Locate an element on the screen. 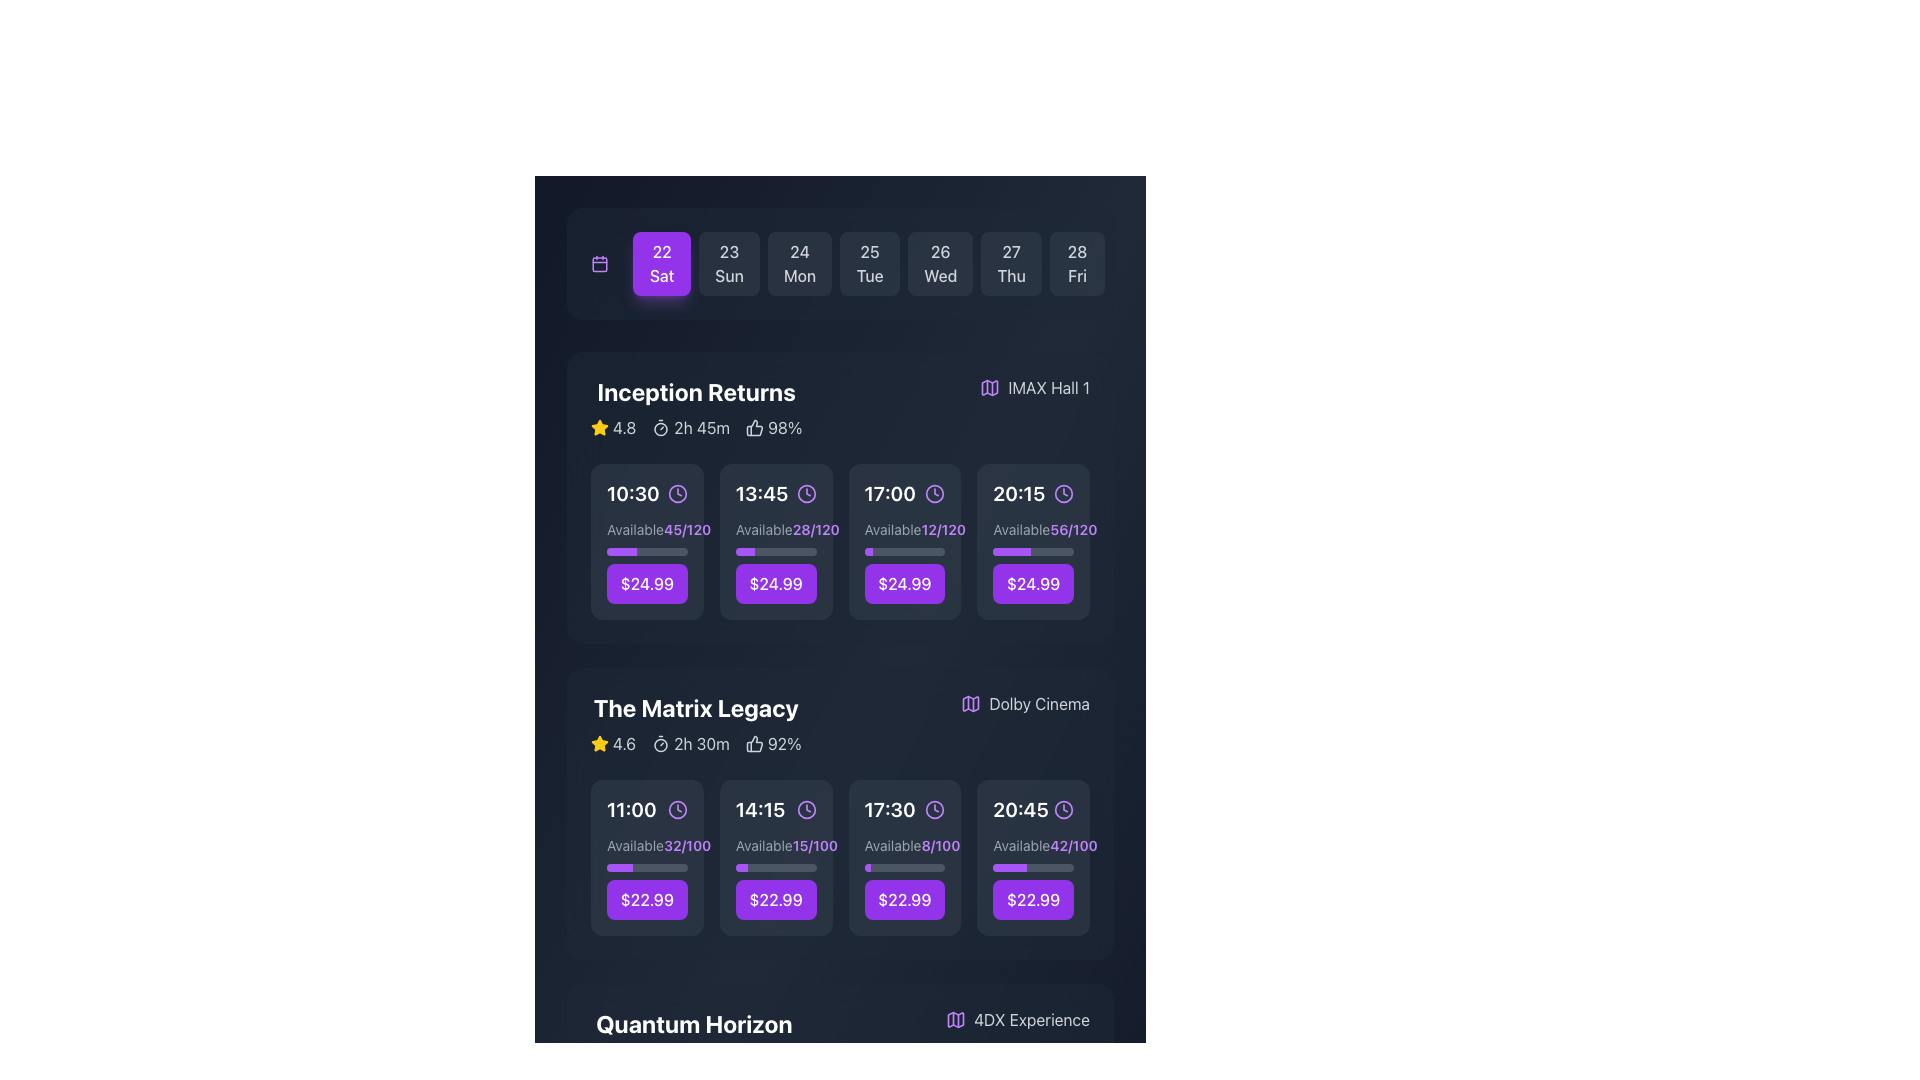 The width and height of the screenshot is (1920, 1080). the time indicator icon located in the top-right corner of the box displaying '17:00' is located at coordinates (934, 493).